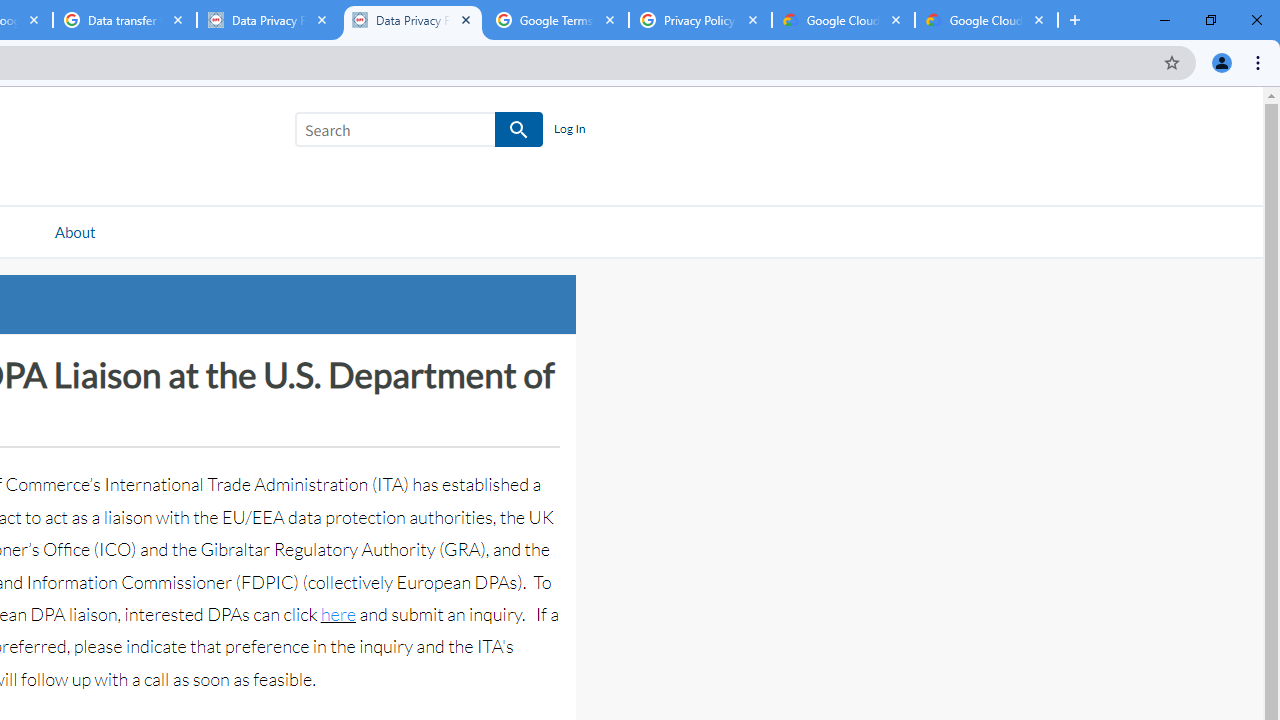  What do you see at coordinates (74, 230) in the screenshot?
I see `'AutomationID: navitem2'` at bounding box center [74, 230].